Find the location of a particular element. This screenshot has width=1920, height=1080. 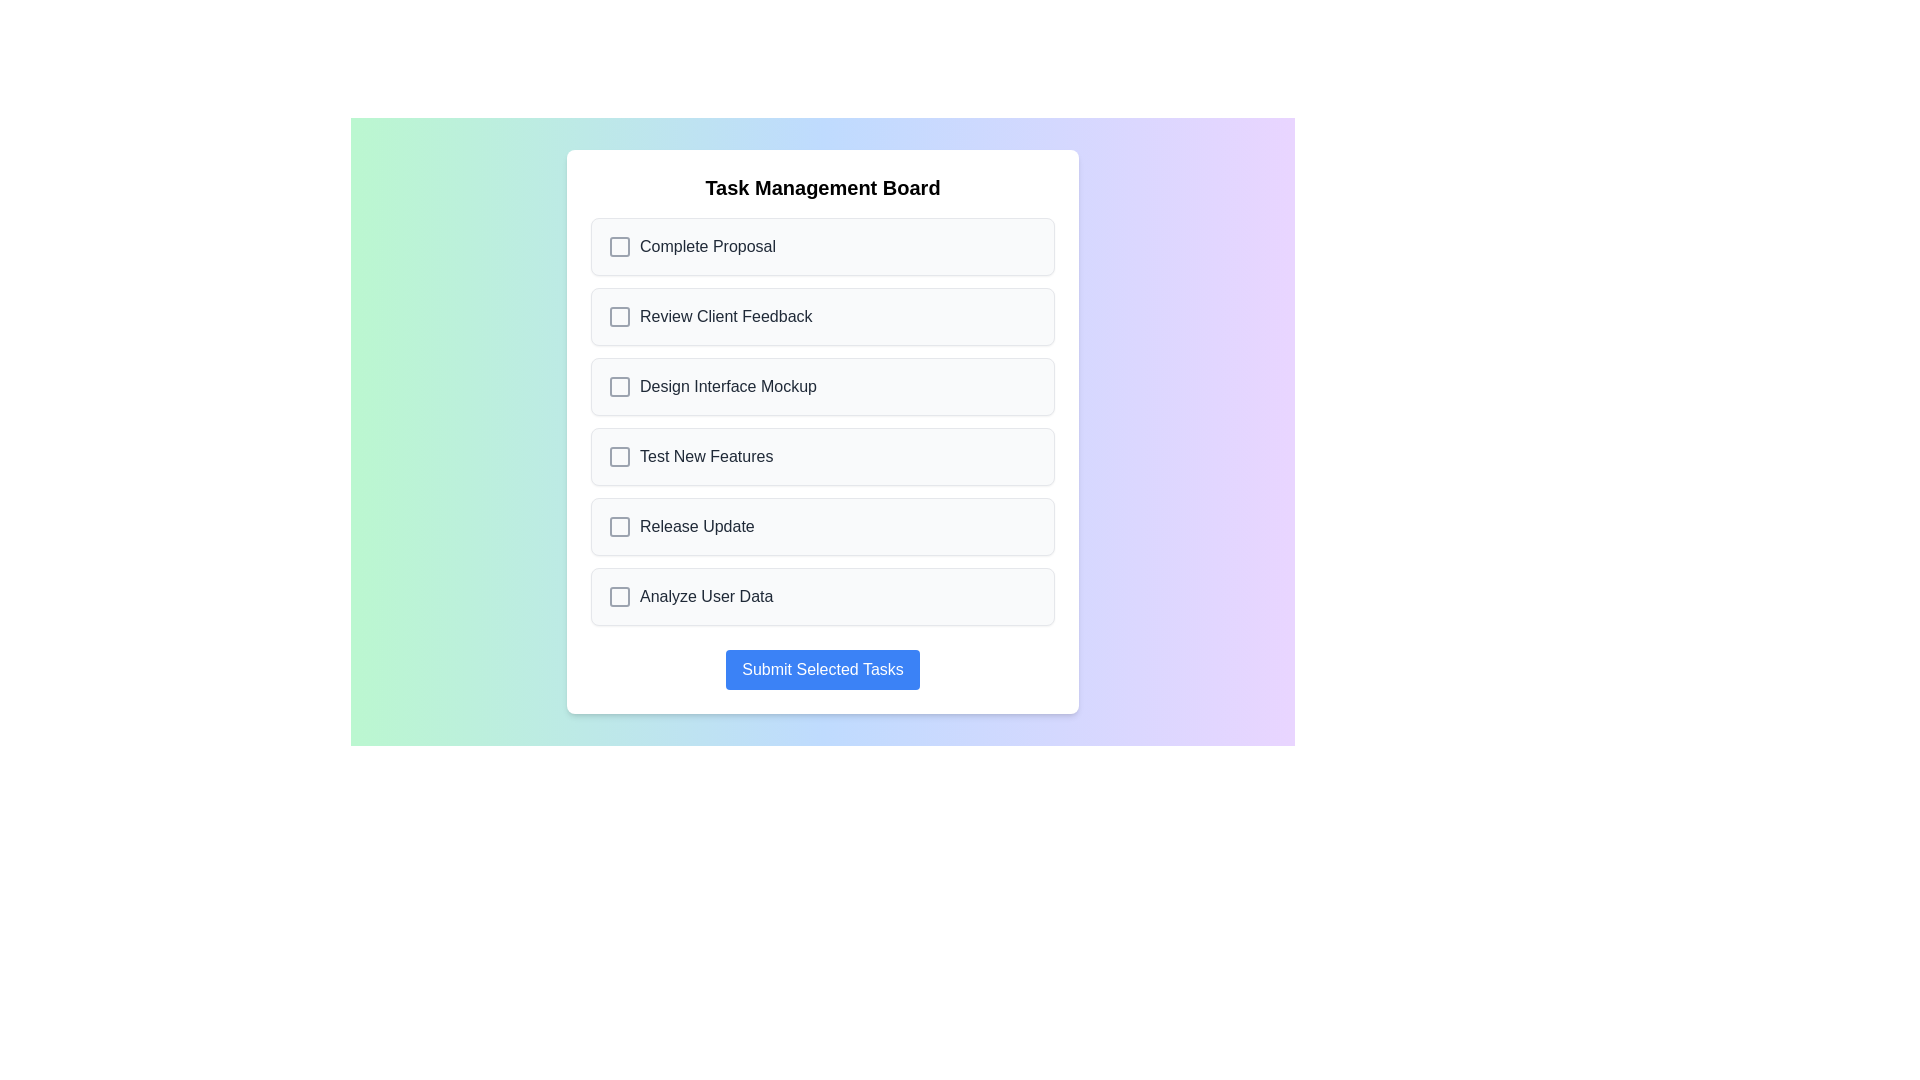

the 'Submit Selected Tasks' button to submit the selected tasks is located at coordinates (822, 670).